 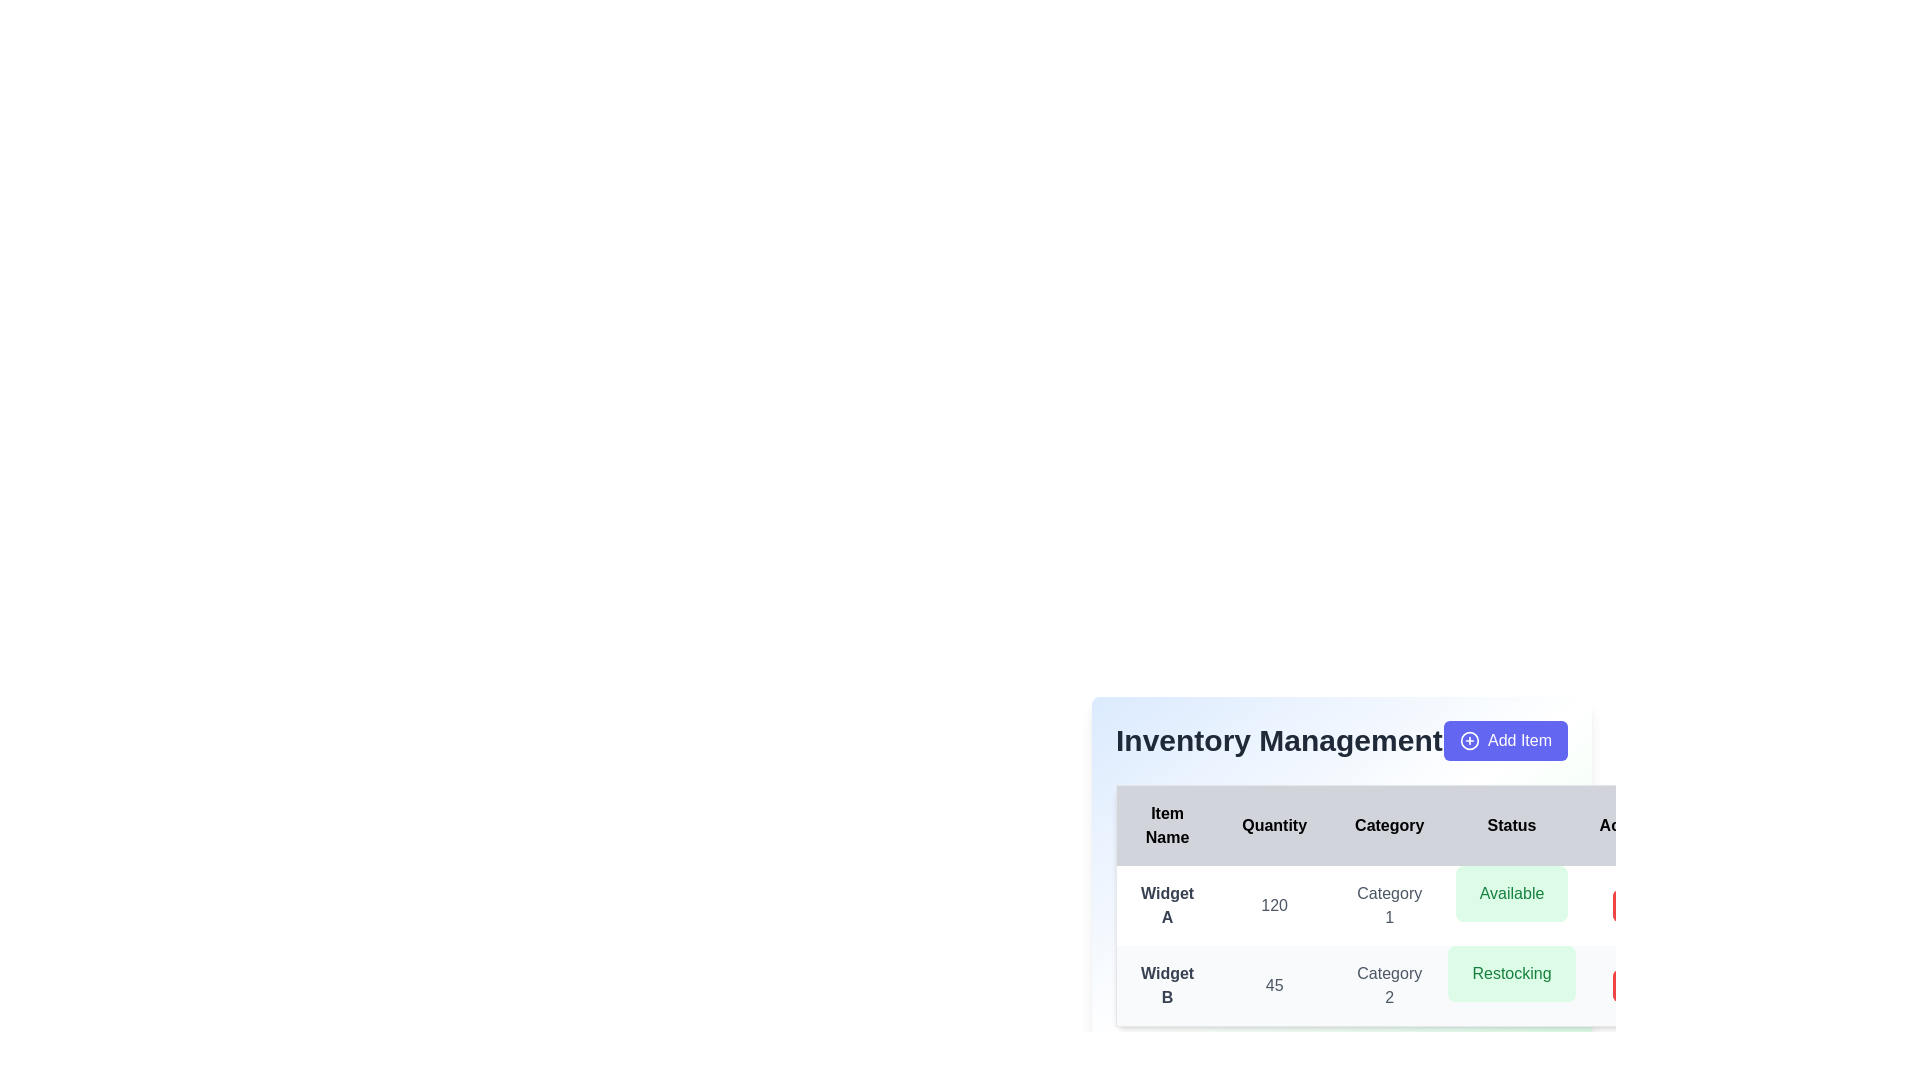 What do you see at coordinates (1629, 985) in the screenshot?
I see `the delete button located in the 'Actions' column of the row for 'Widget B' in the inventory management table, which is represented by a red color and trash icon` at bounding box center [1629, 985].